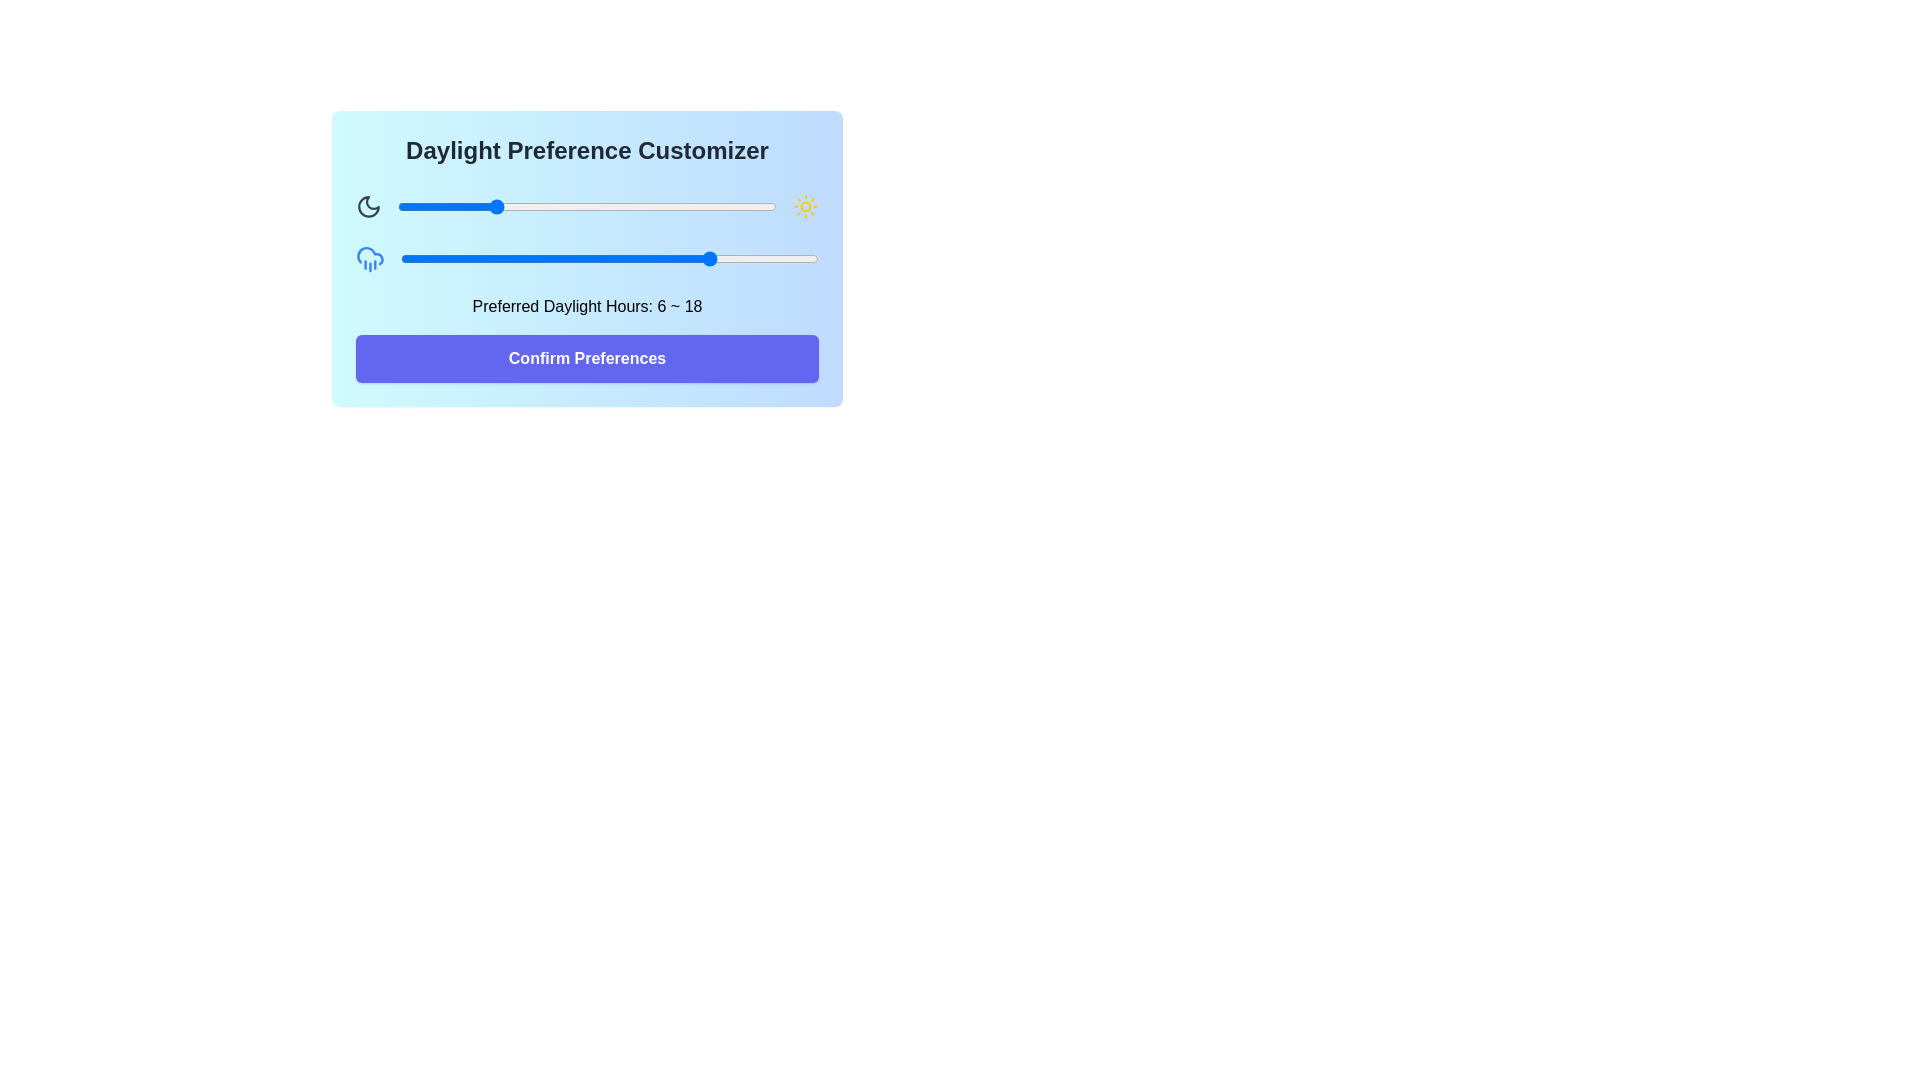 This screenshot has width=1920, height=1080. What do you see at coordinates (743, 207) in the screenshot?
I see `the daylight preference` at bounding box center [743, 207].